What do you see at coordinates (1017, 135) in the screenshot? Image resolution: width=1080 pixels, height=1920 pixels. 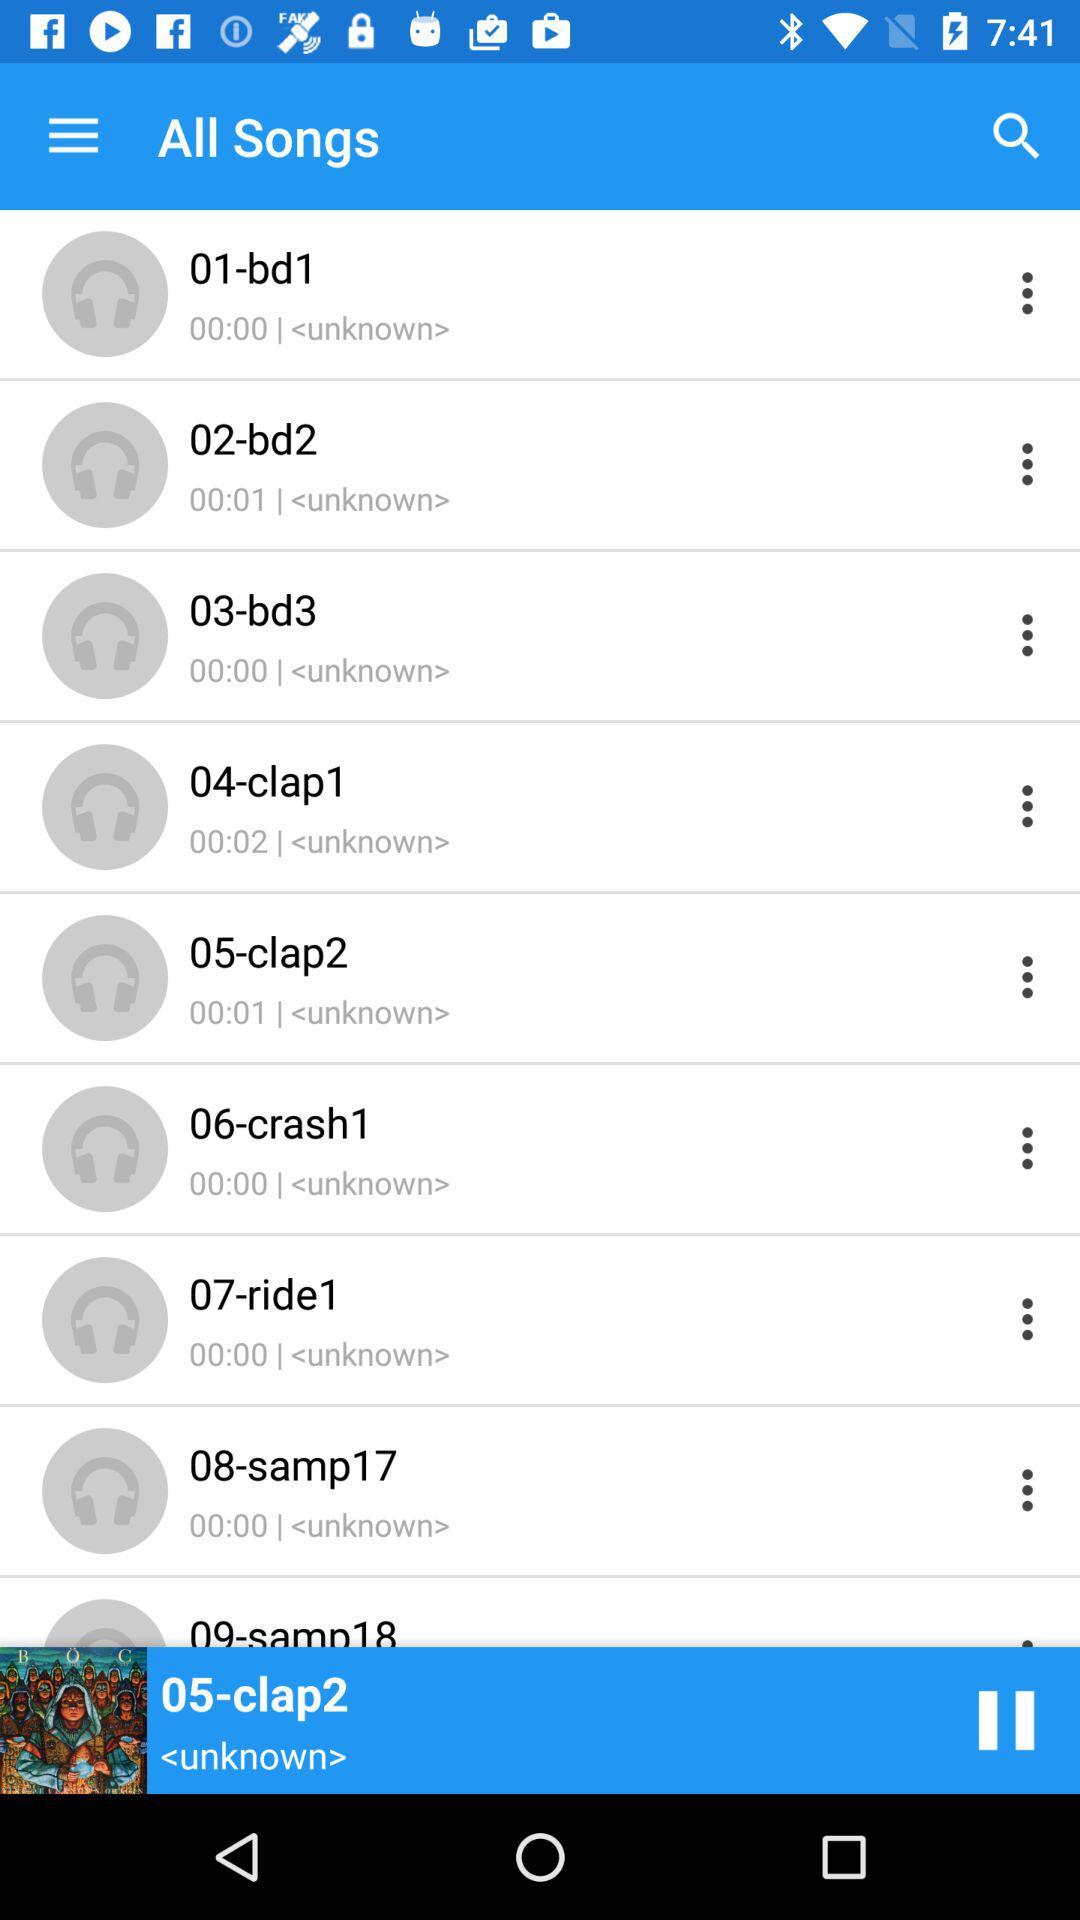 I see `item above the 01-bd1` at bounding box center [1017, 135].